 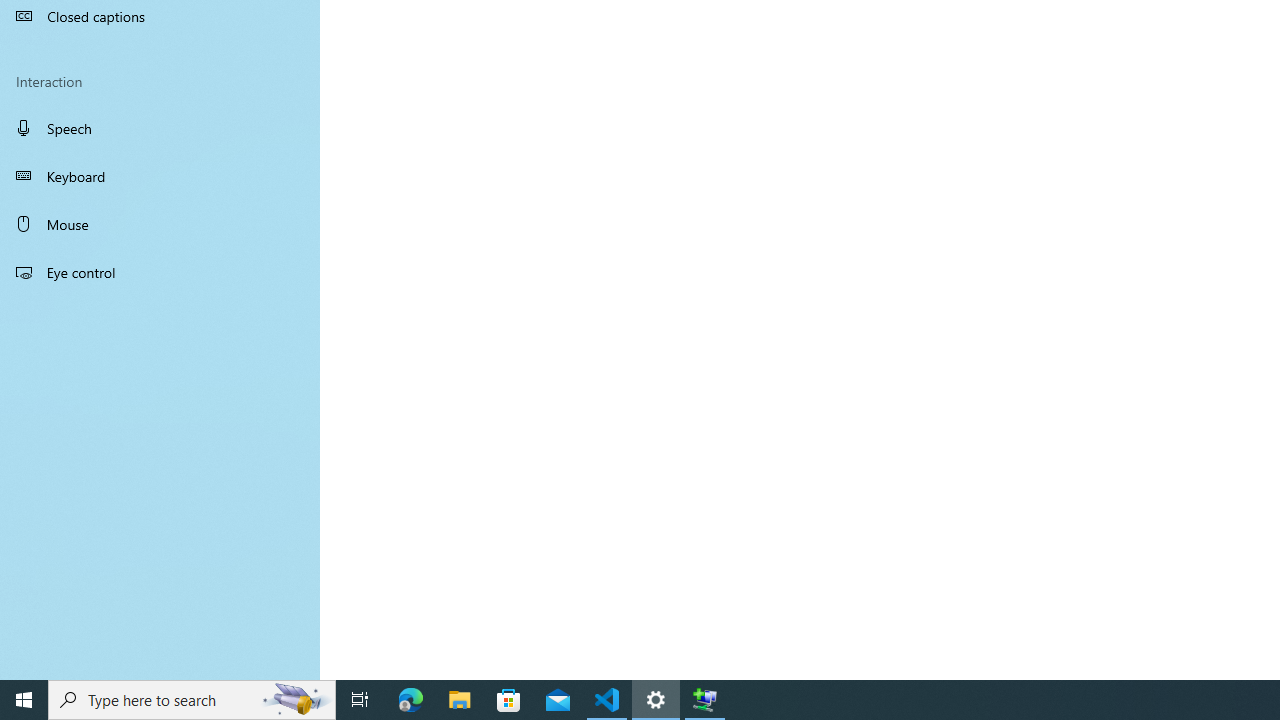 I want to click on 'Eye control', so click(x=160, y=271).